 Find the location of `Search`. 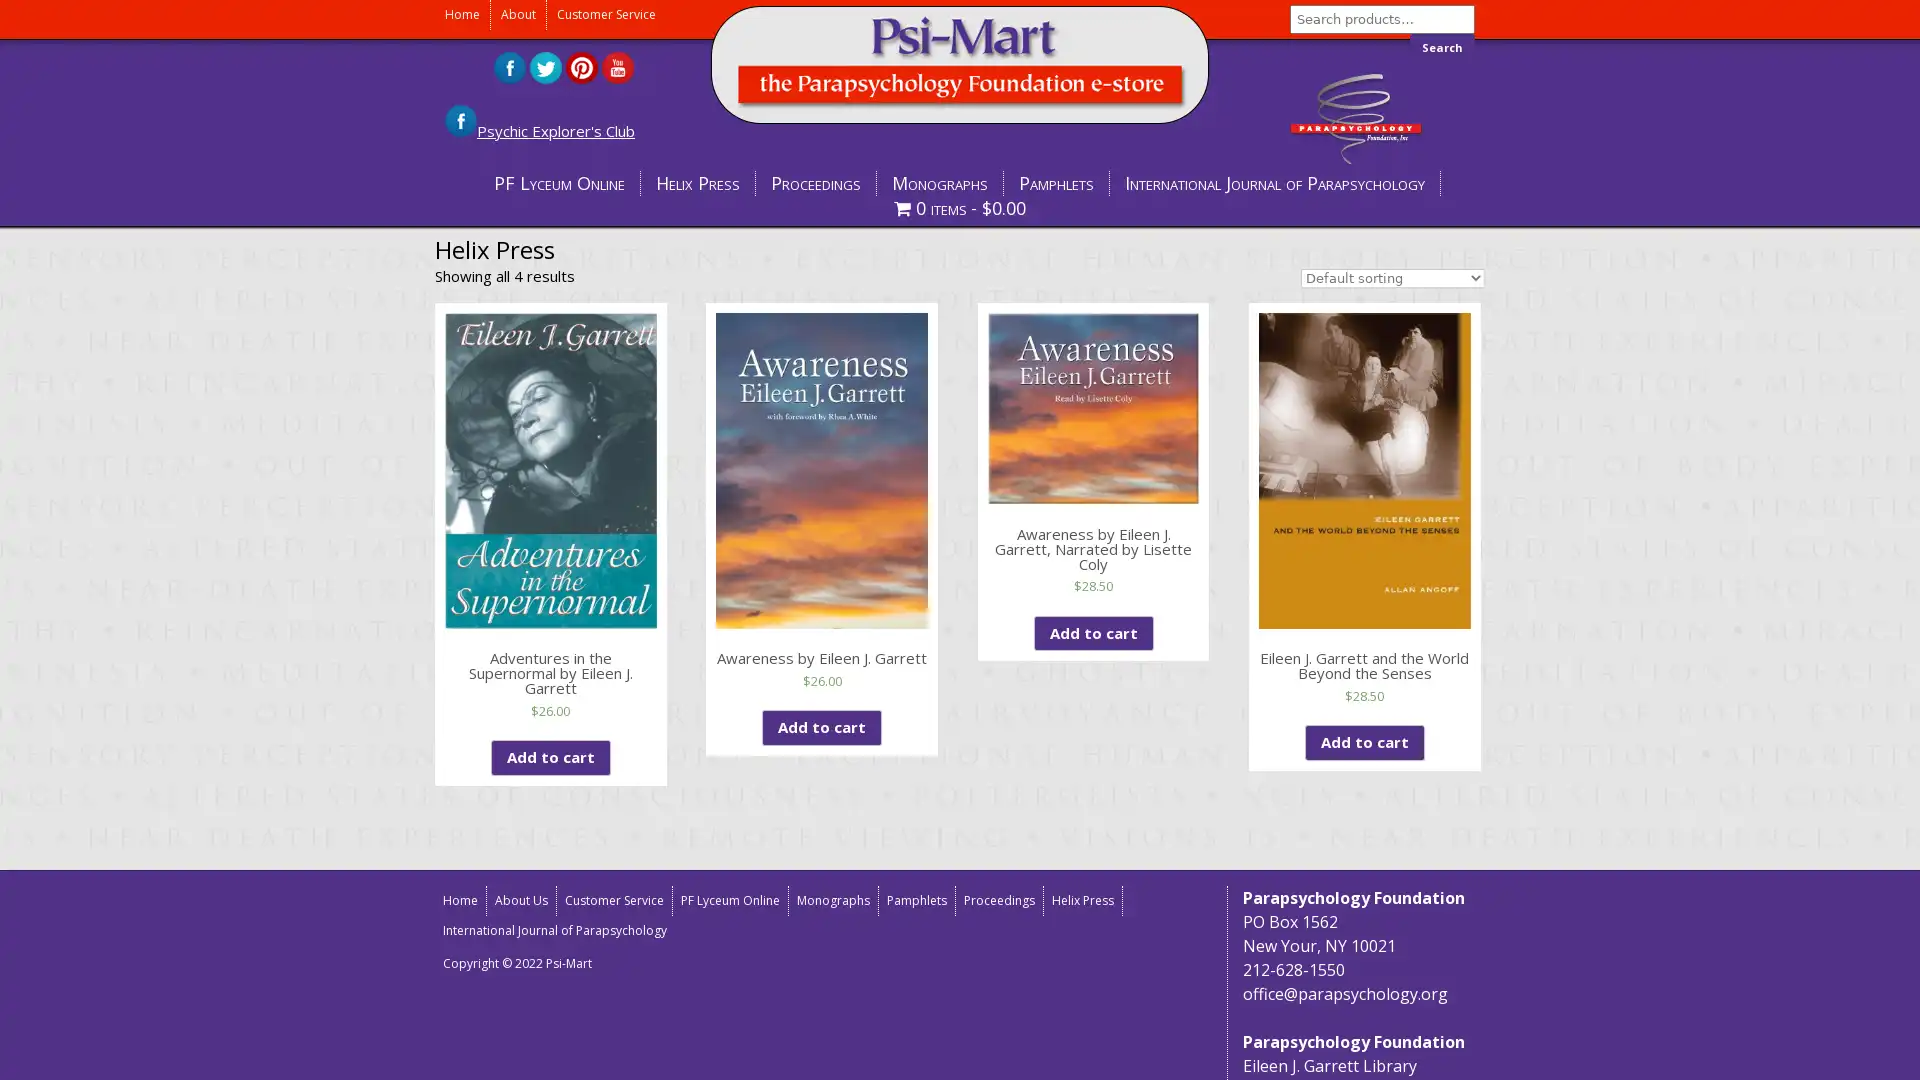

Search is located at coordinates (1442, 46).